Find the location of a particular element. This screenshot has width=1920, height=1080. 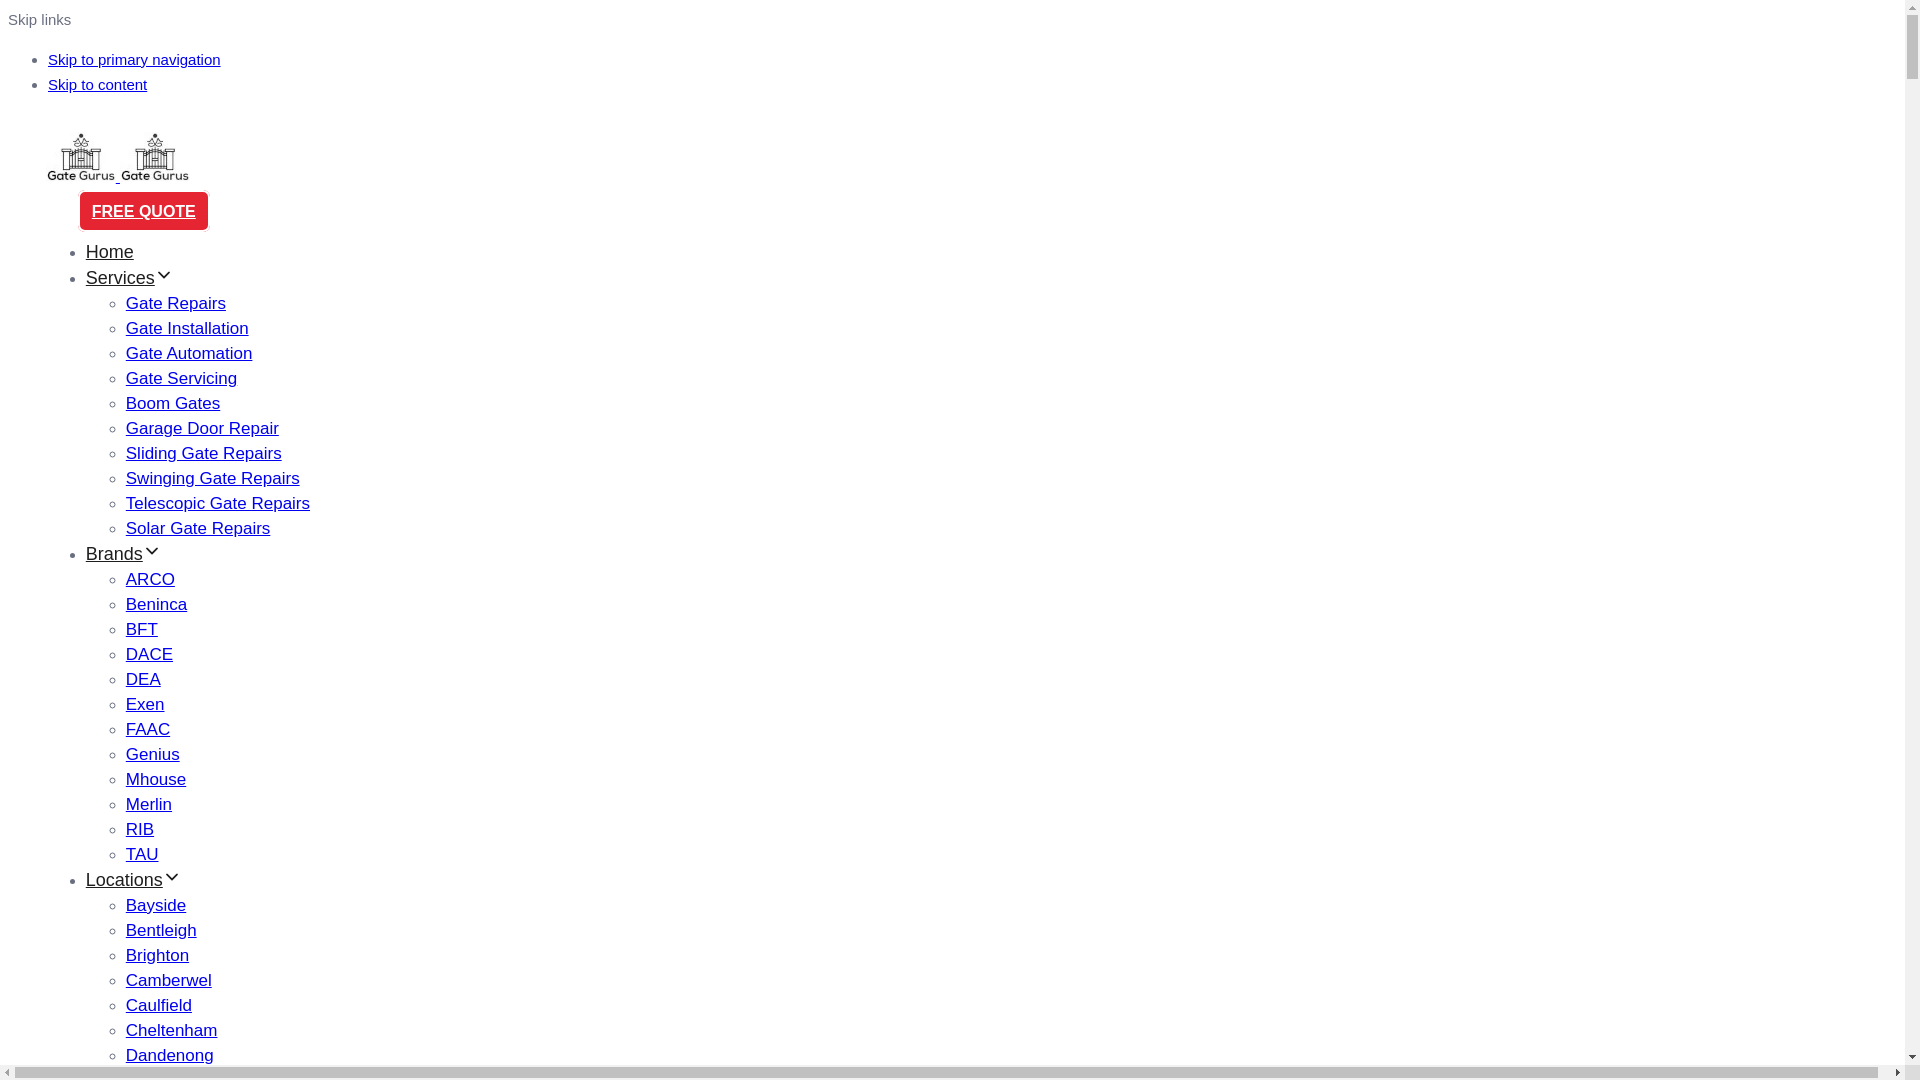

'DACE' is located at coordinates (148, 654).